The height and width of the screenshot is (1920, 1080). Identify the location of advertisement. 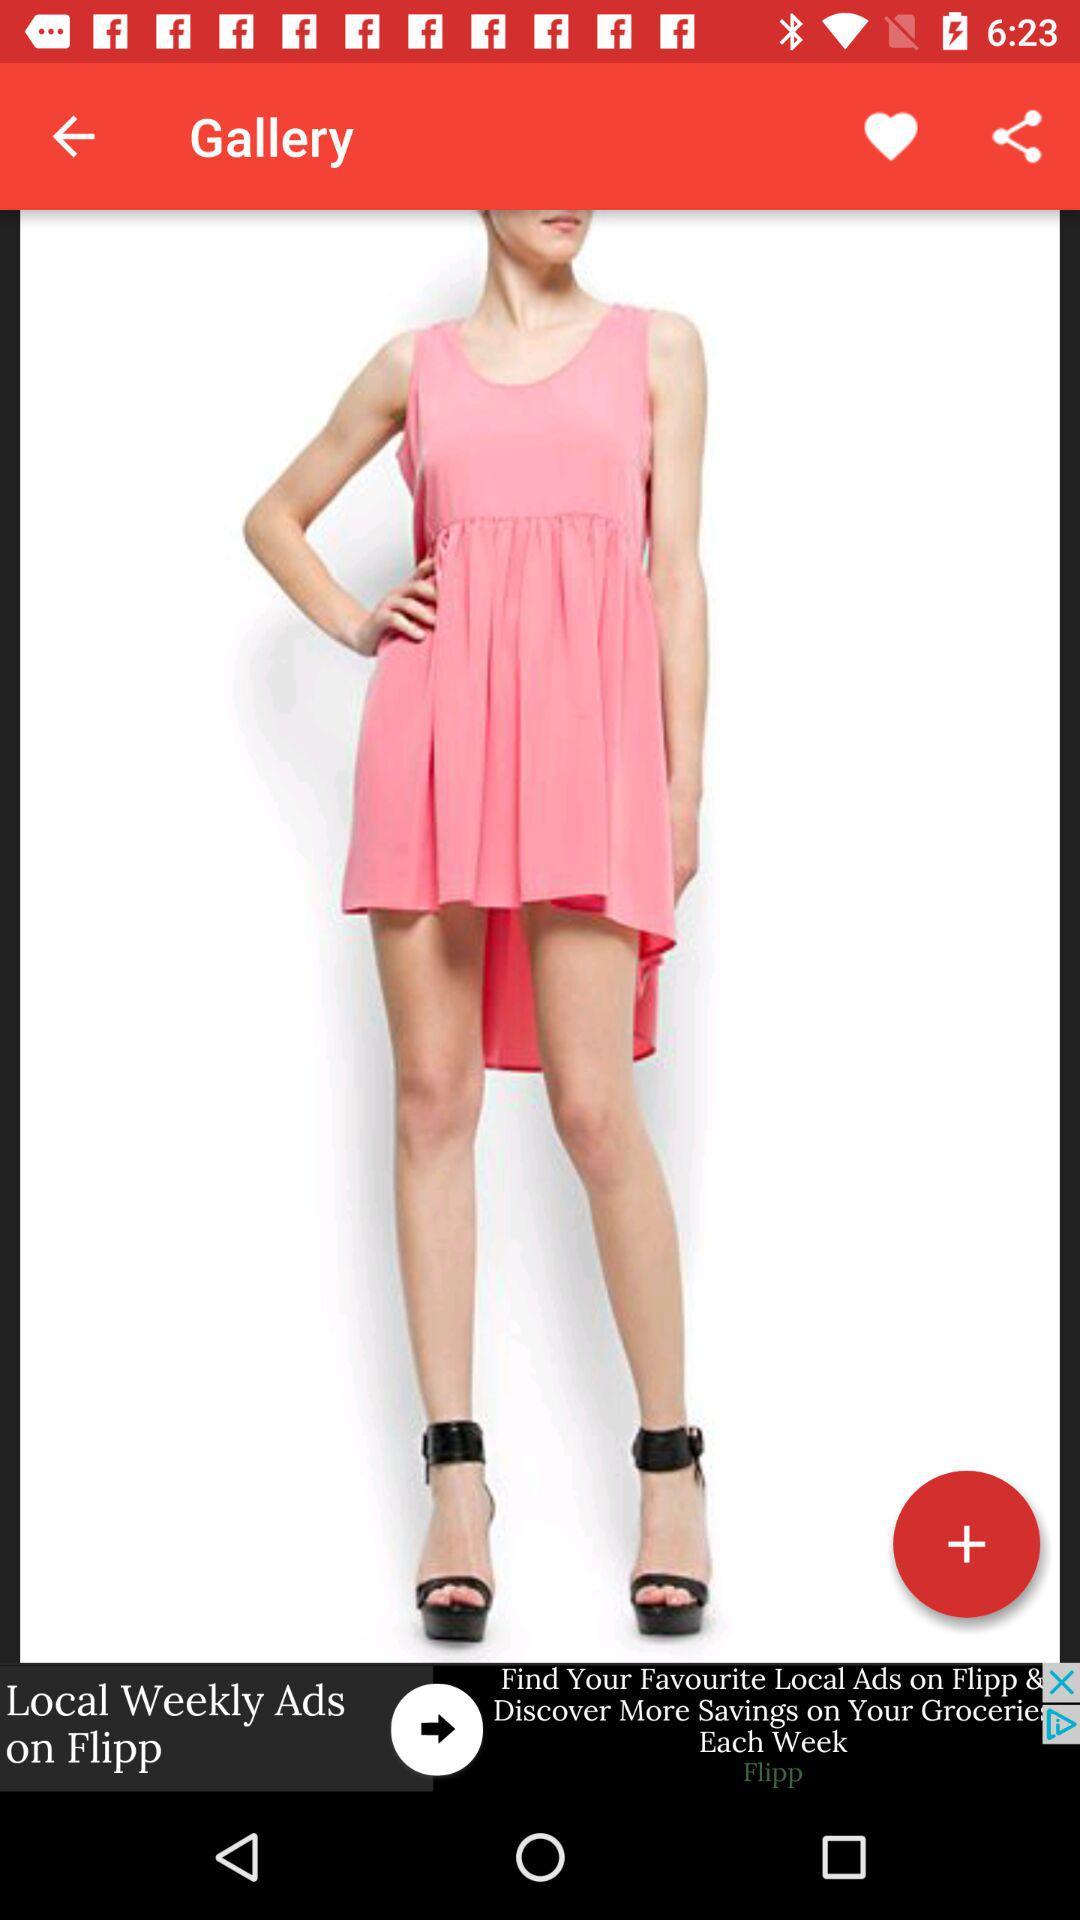
(540, 1727).